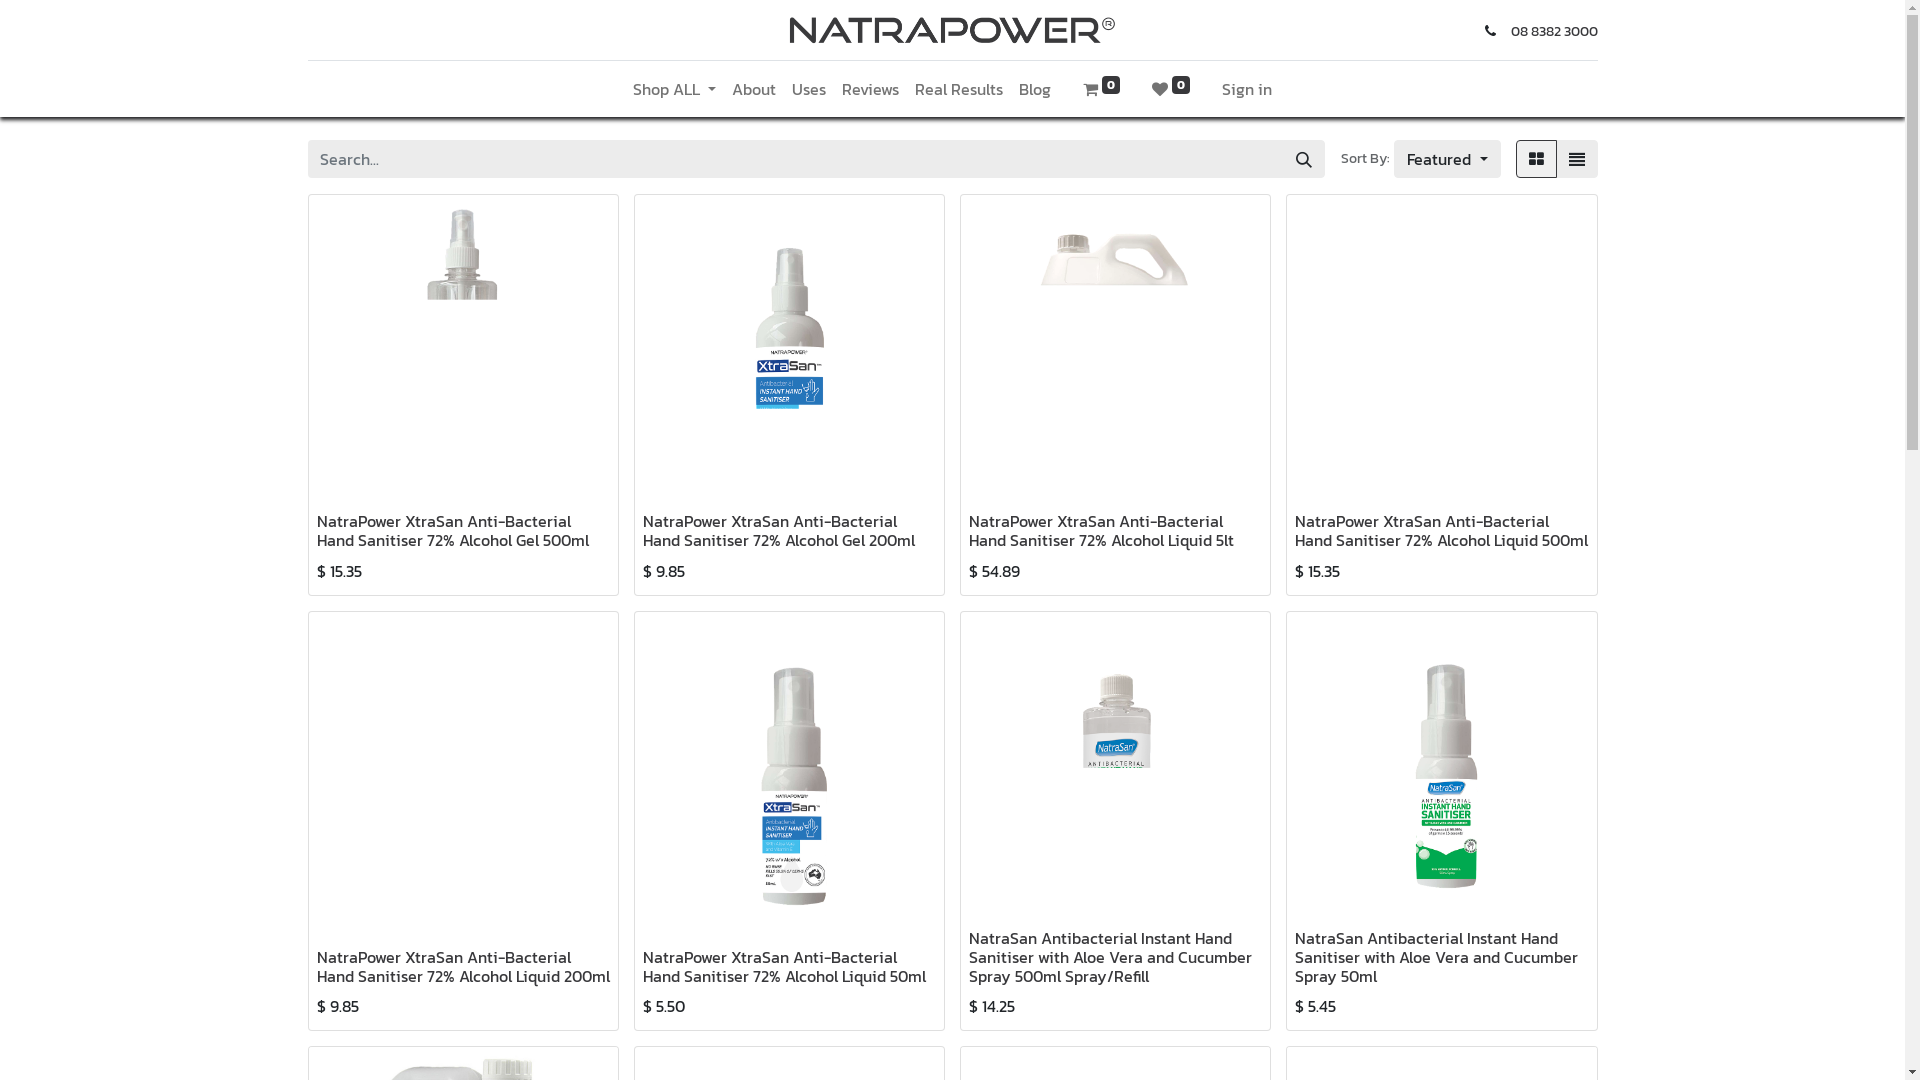  Describe the element at coordinates (1035, 87) in the screenshot. I see `'Blog'` at that location.